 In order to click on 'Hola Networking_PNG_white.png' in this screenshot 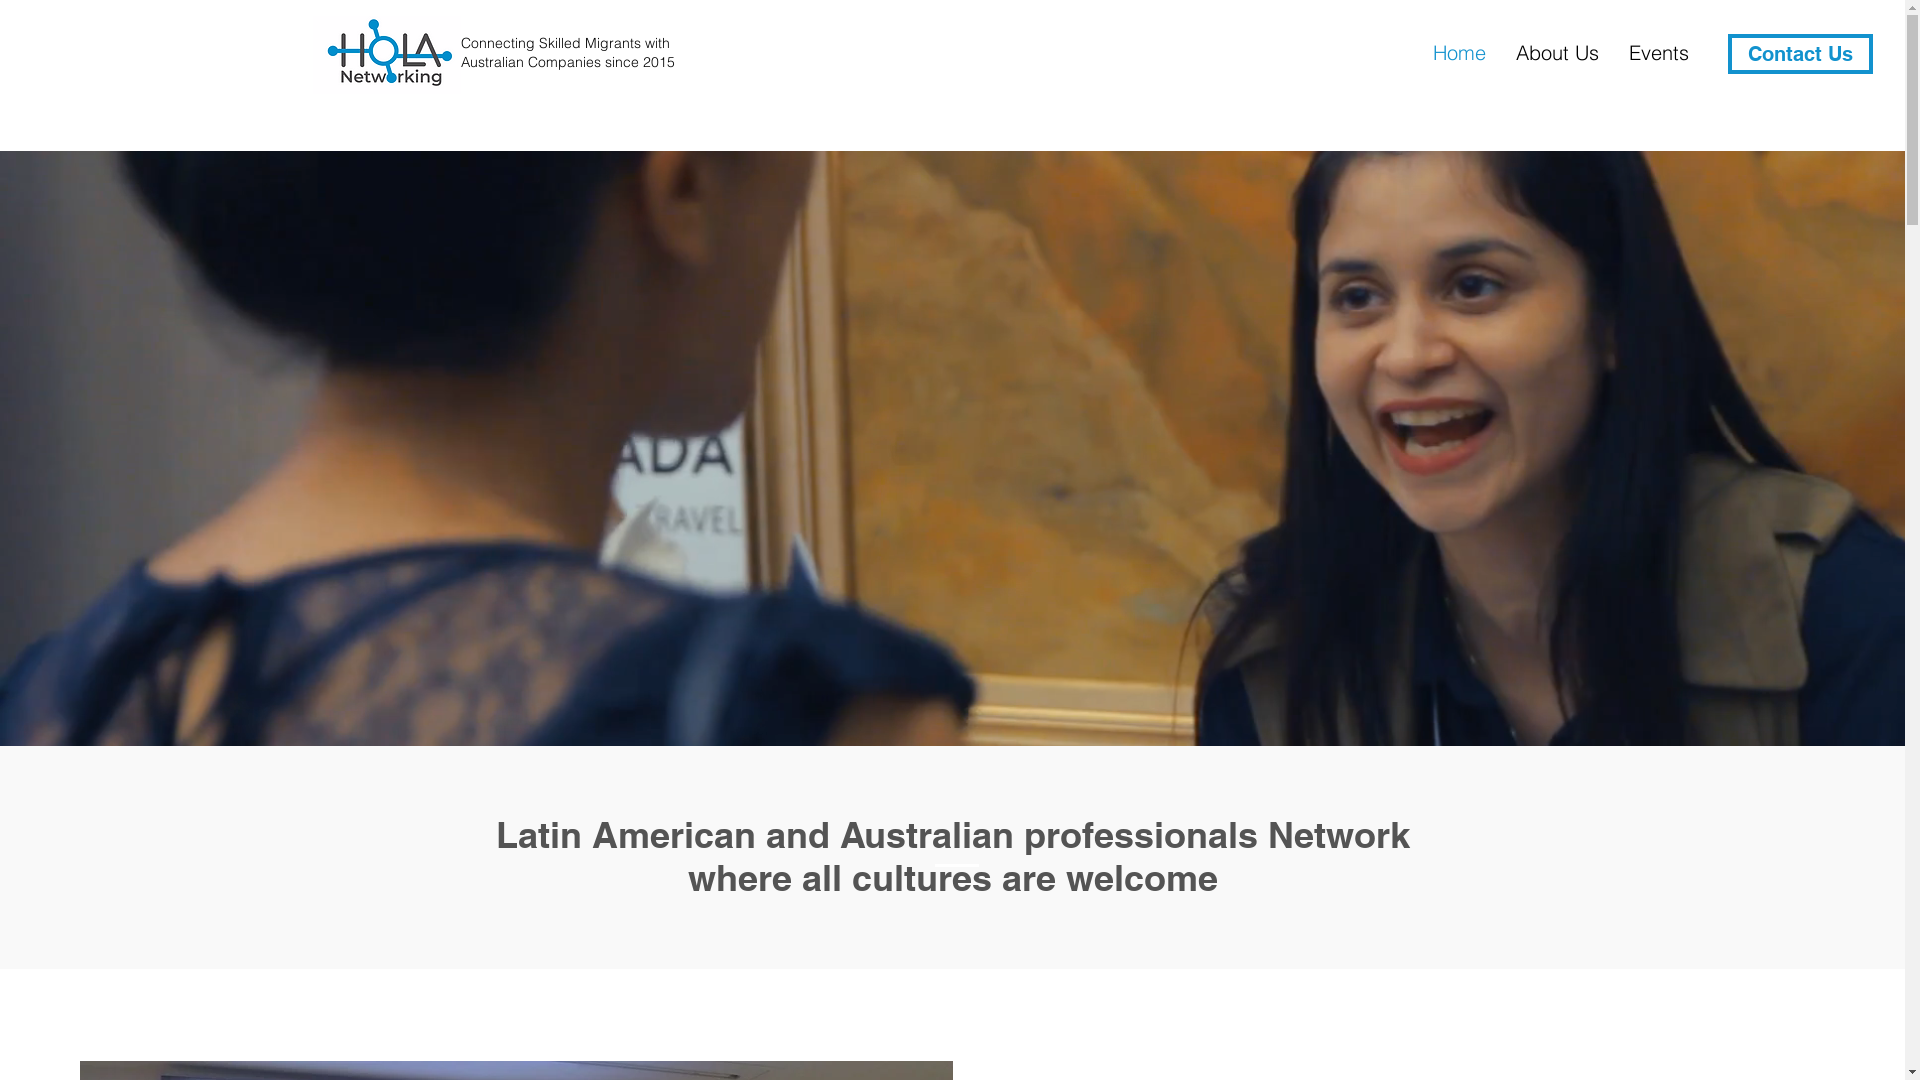, I will do `click(387, 53)`.